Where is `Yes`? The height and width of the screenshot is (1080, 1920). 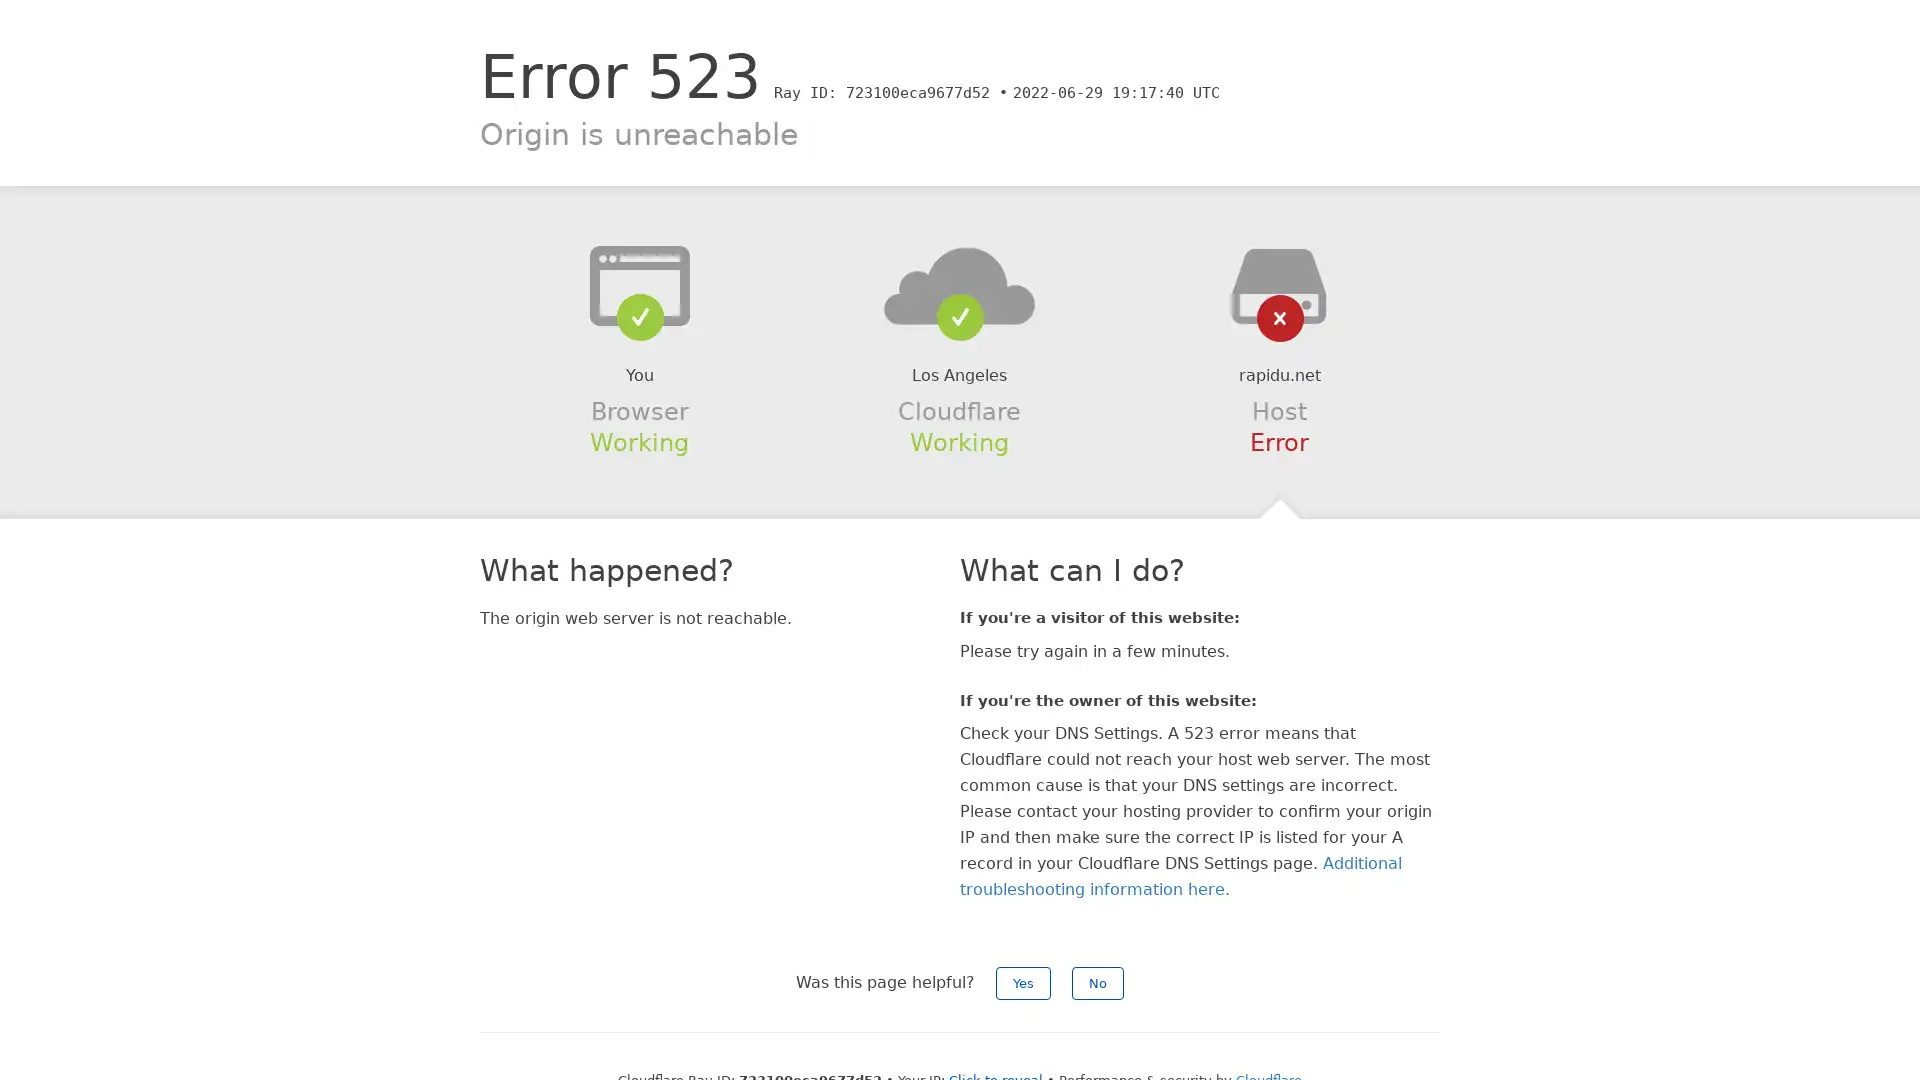 Yes is located at coordinates (1023, 982).